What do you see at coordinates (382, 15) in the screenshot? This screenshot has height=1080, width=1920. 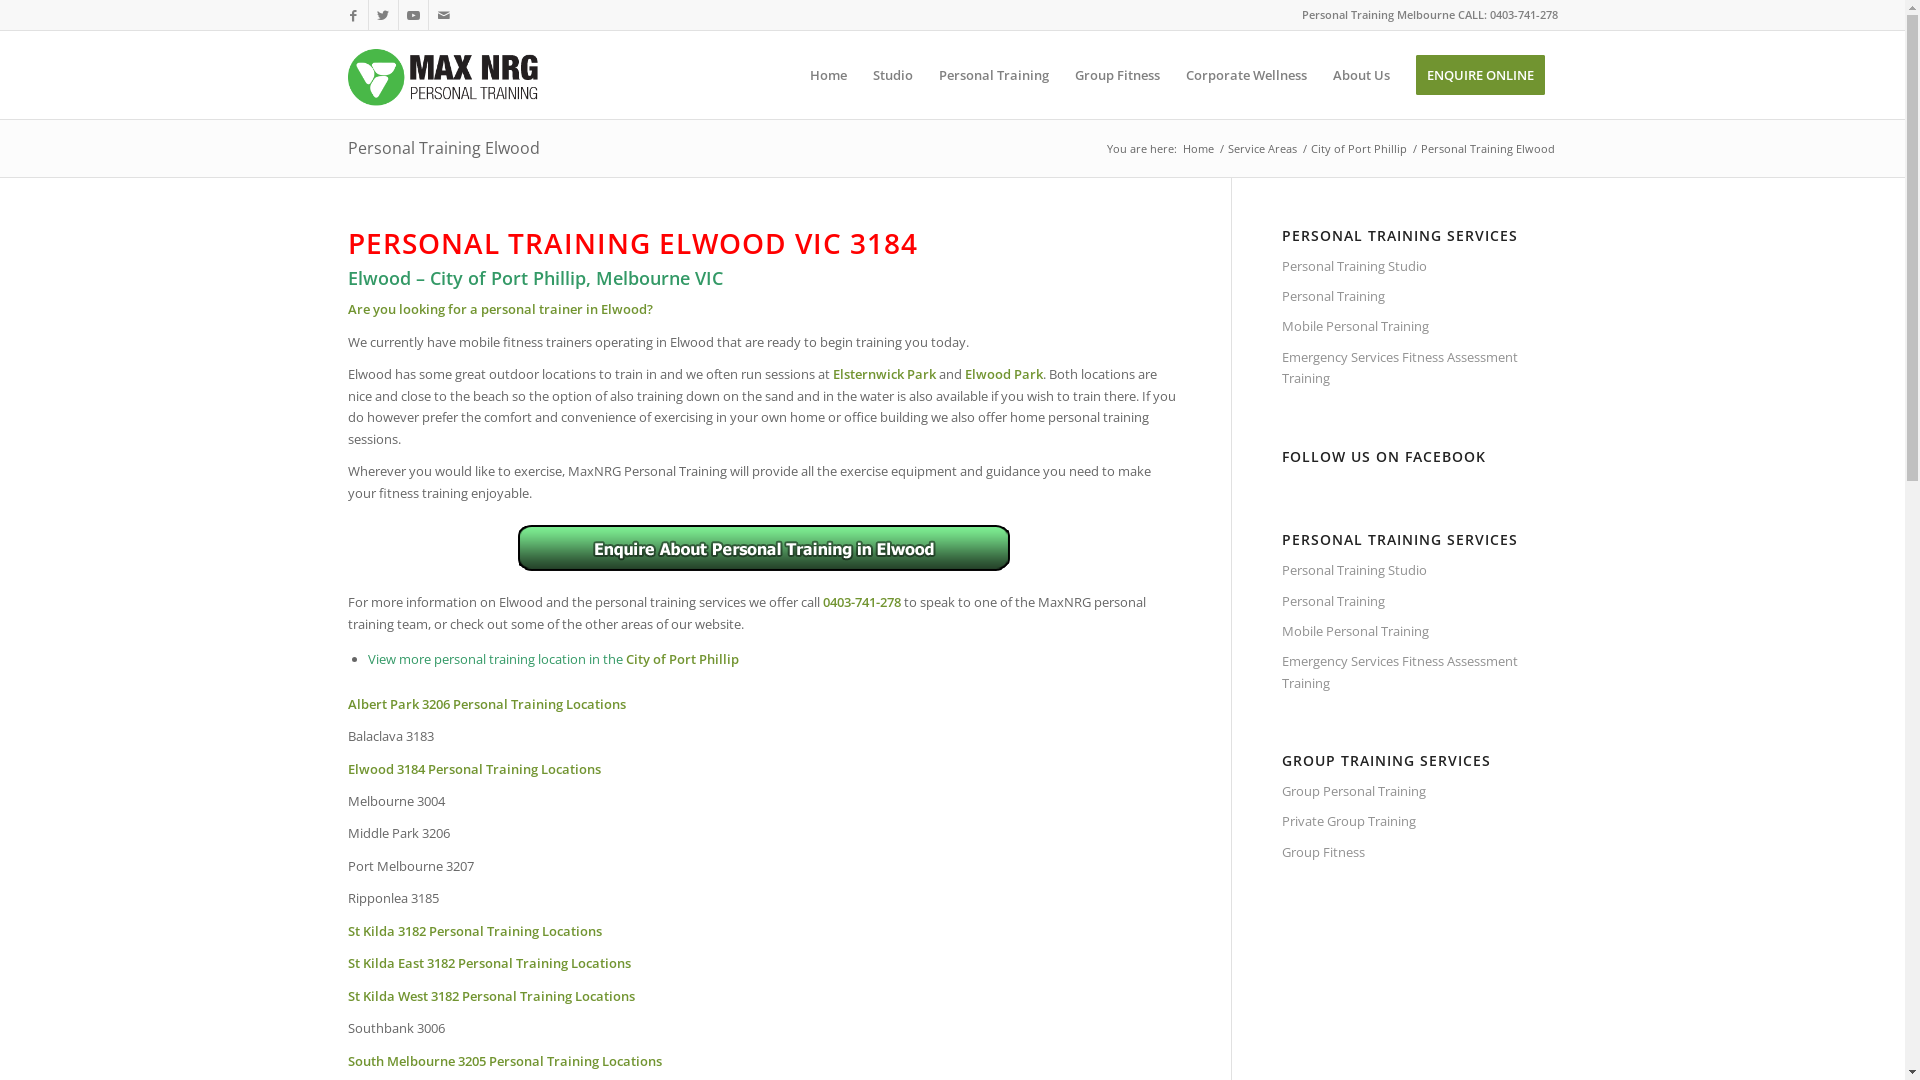 I see `'Twitter'` at bounding box center [382, 15].